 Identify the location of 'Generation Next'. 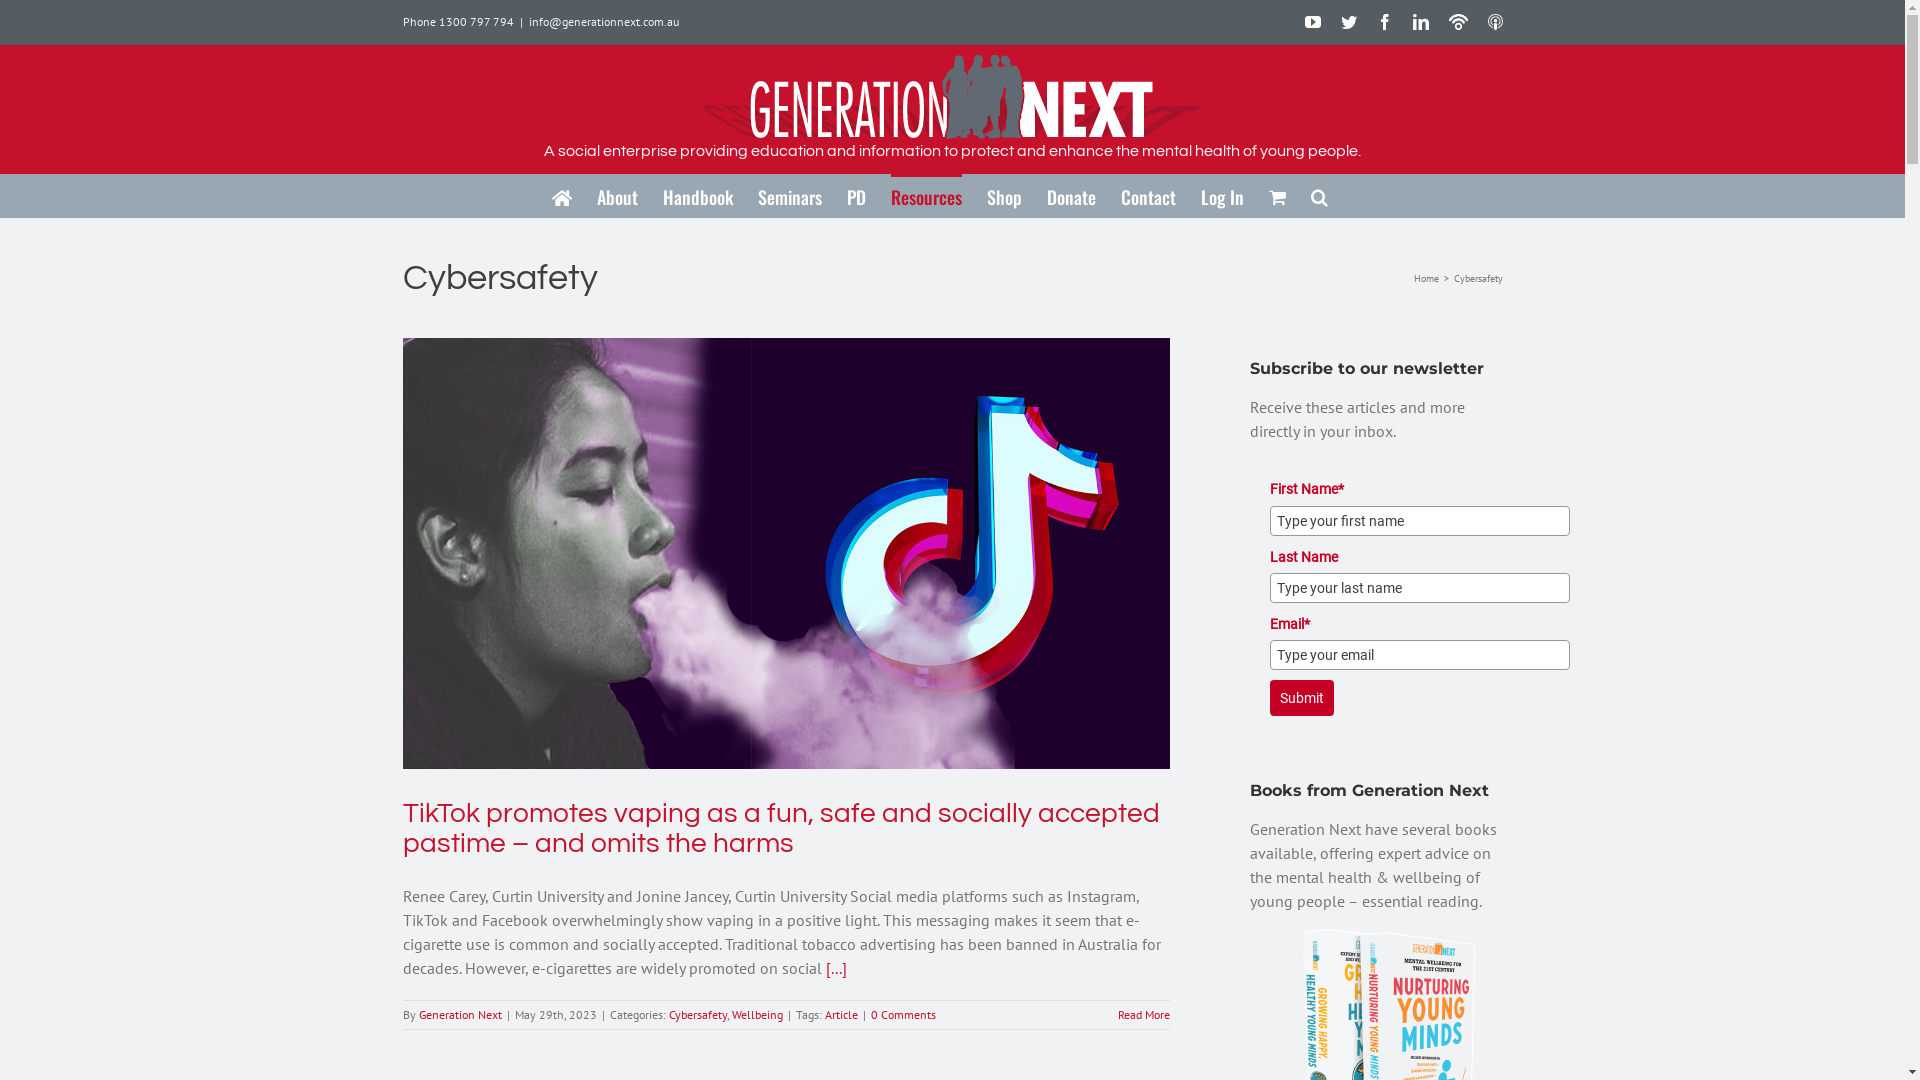
(416, 1014).